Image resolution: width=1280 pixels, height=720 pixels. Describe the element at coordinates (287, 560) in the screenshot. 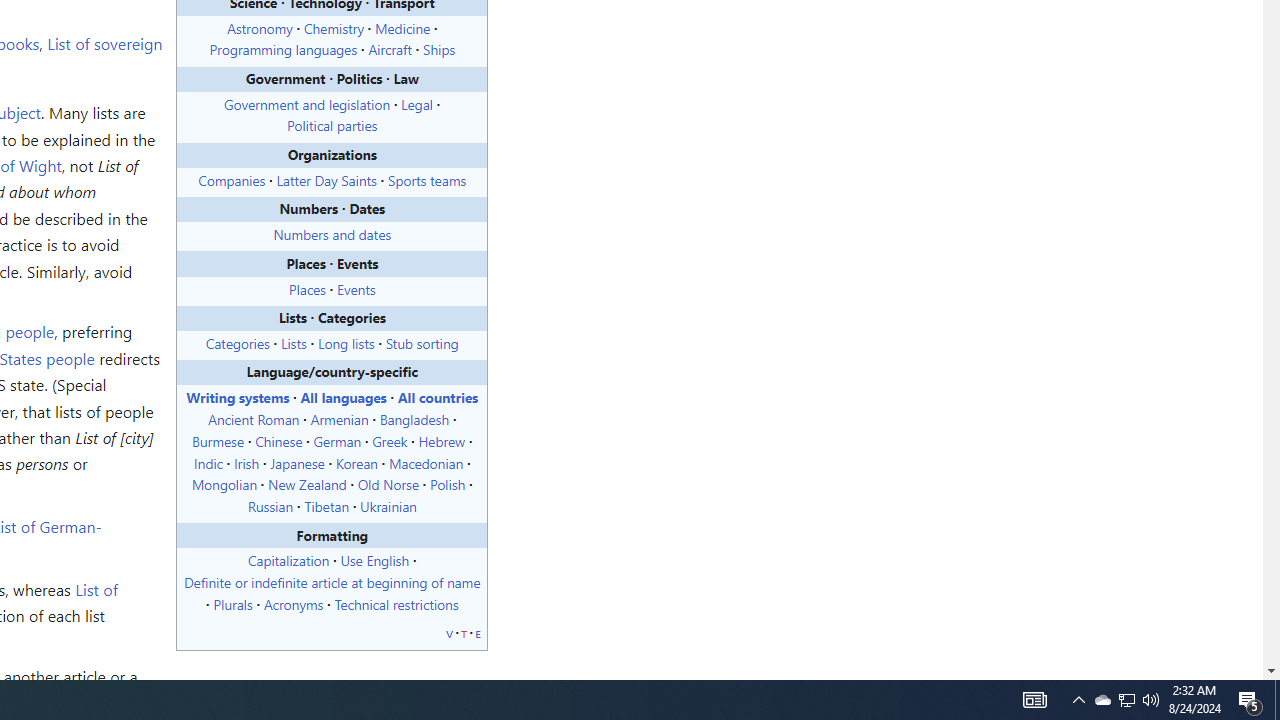

I see `'Capitalization'` at that location.